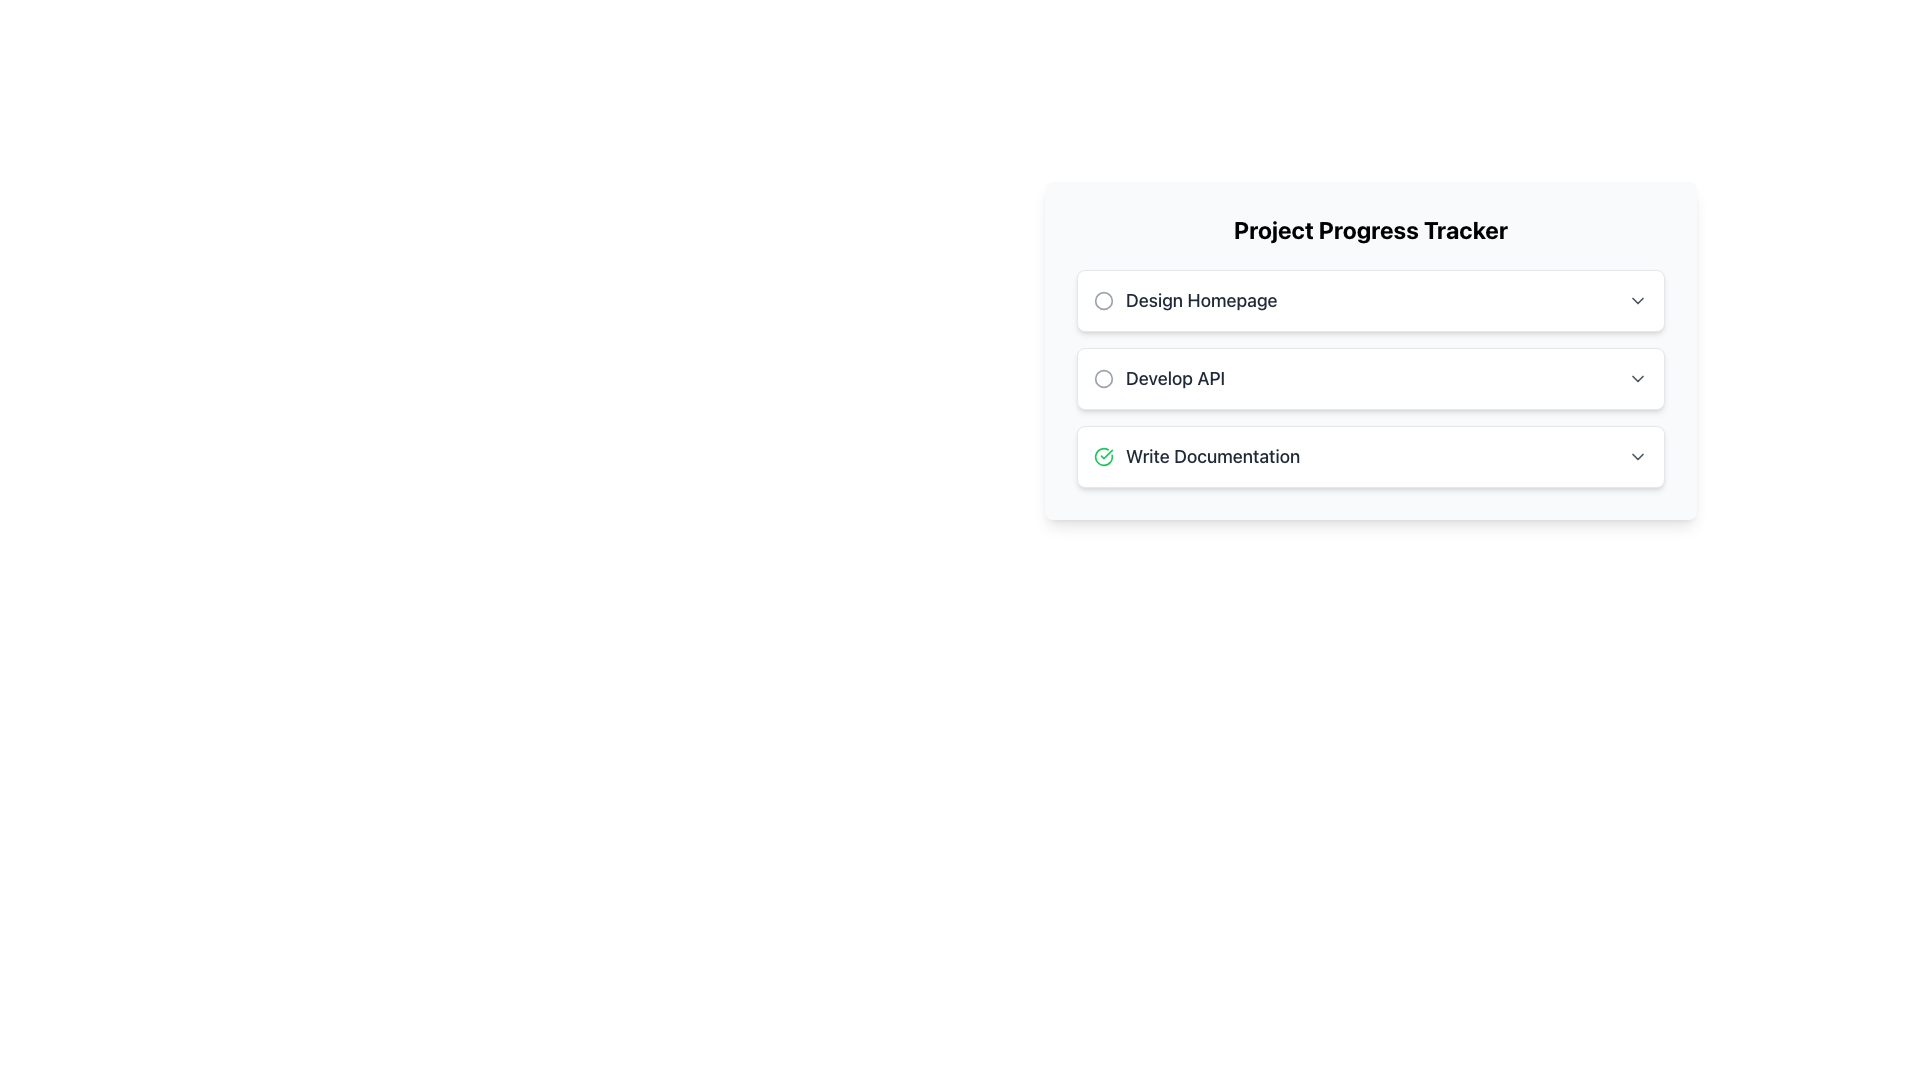 The height and width of the screenshot is (1080, 1920). Describe the element at coordinates (1103, 300) in the screenshot. I see `the status icon located to the left of the 'Design Homepage' text in the 'Project Progress Tracker' list` at that location.